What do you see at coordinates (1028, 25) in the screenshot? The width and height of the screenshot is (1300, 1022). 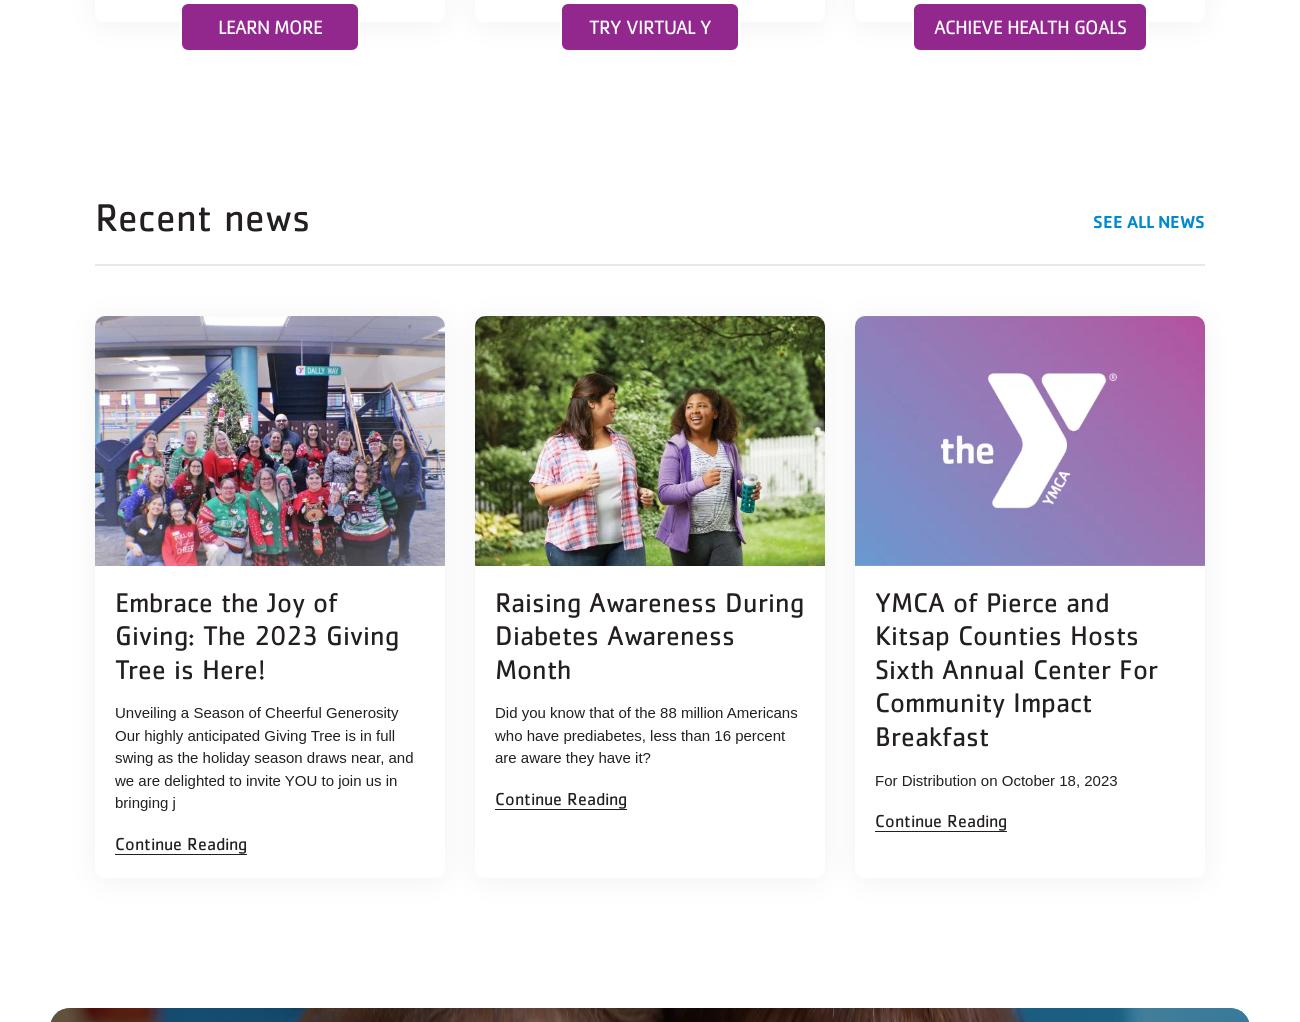 I see `'Achieve Health Goals'` at bounding box center [1028, 25].